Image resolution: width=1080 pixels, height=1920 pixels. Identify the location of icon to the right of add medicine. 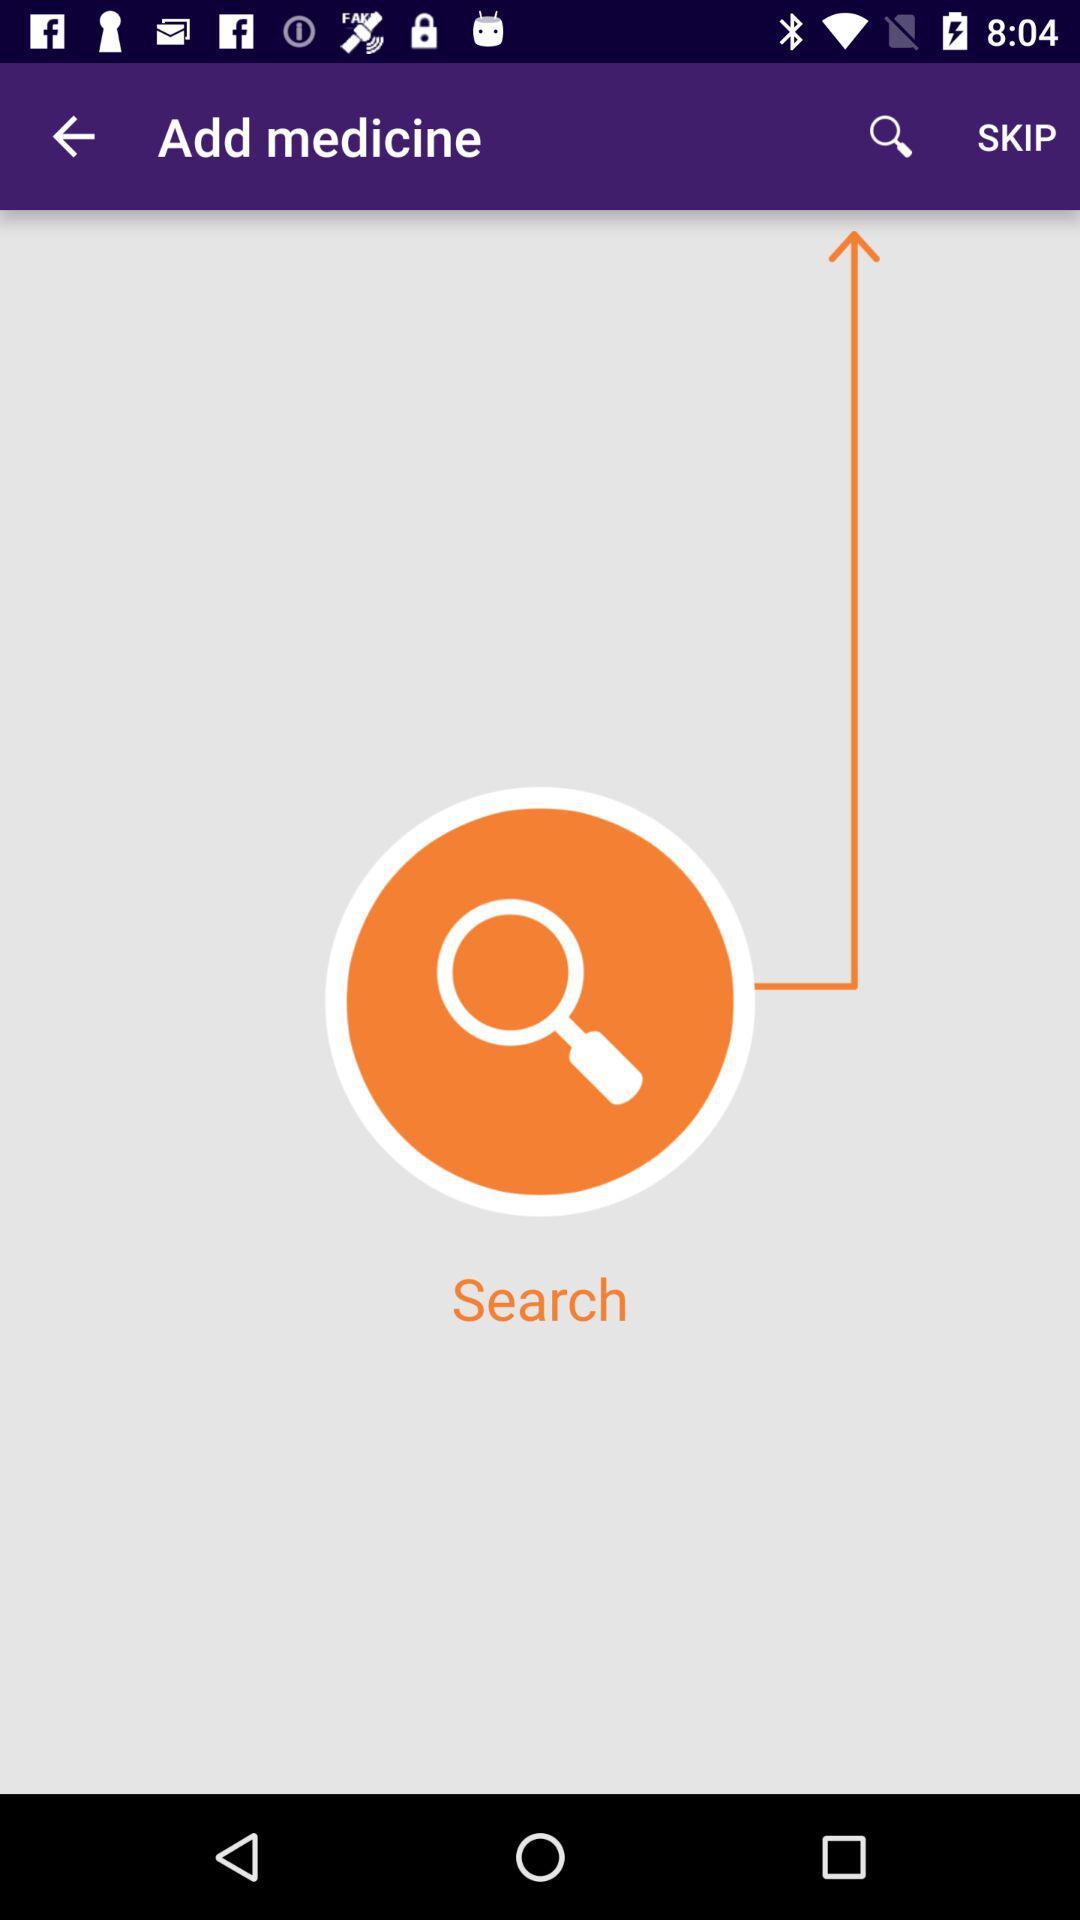
(890, 135).